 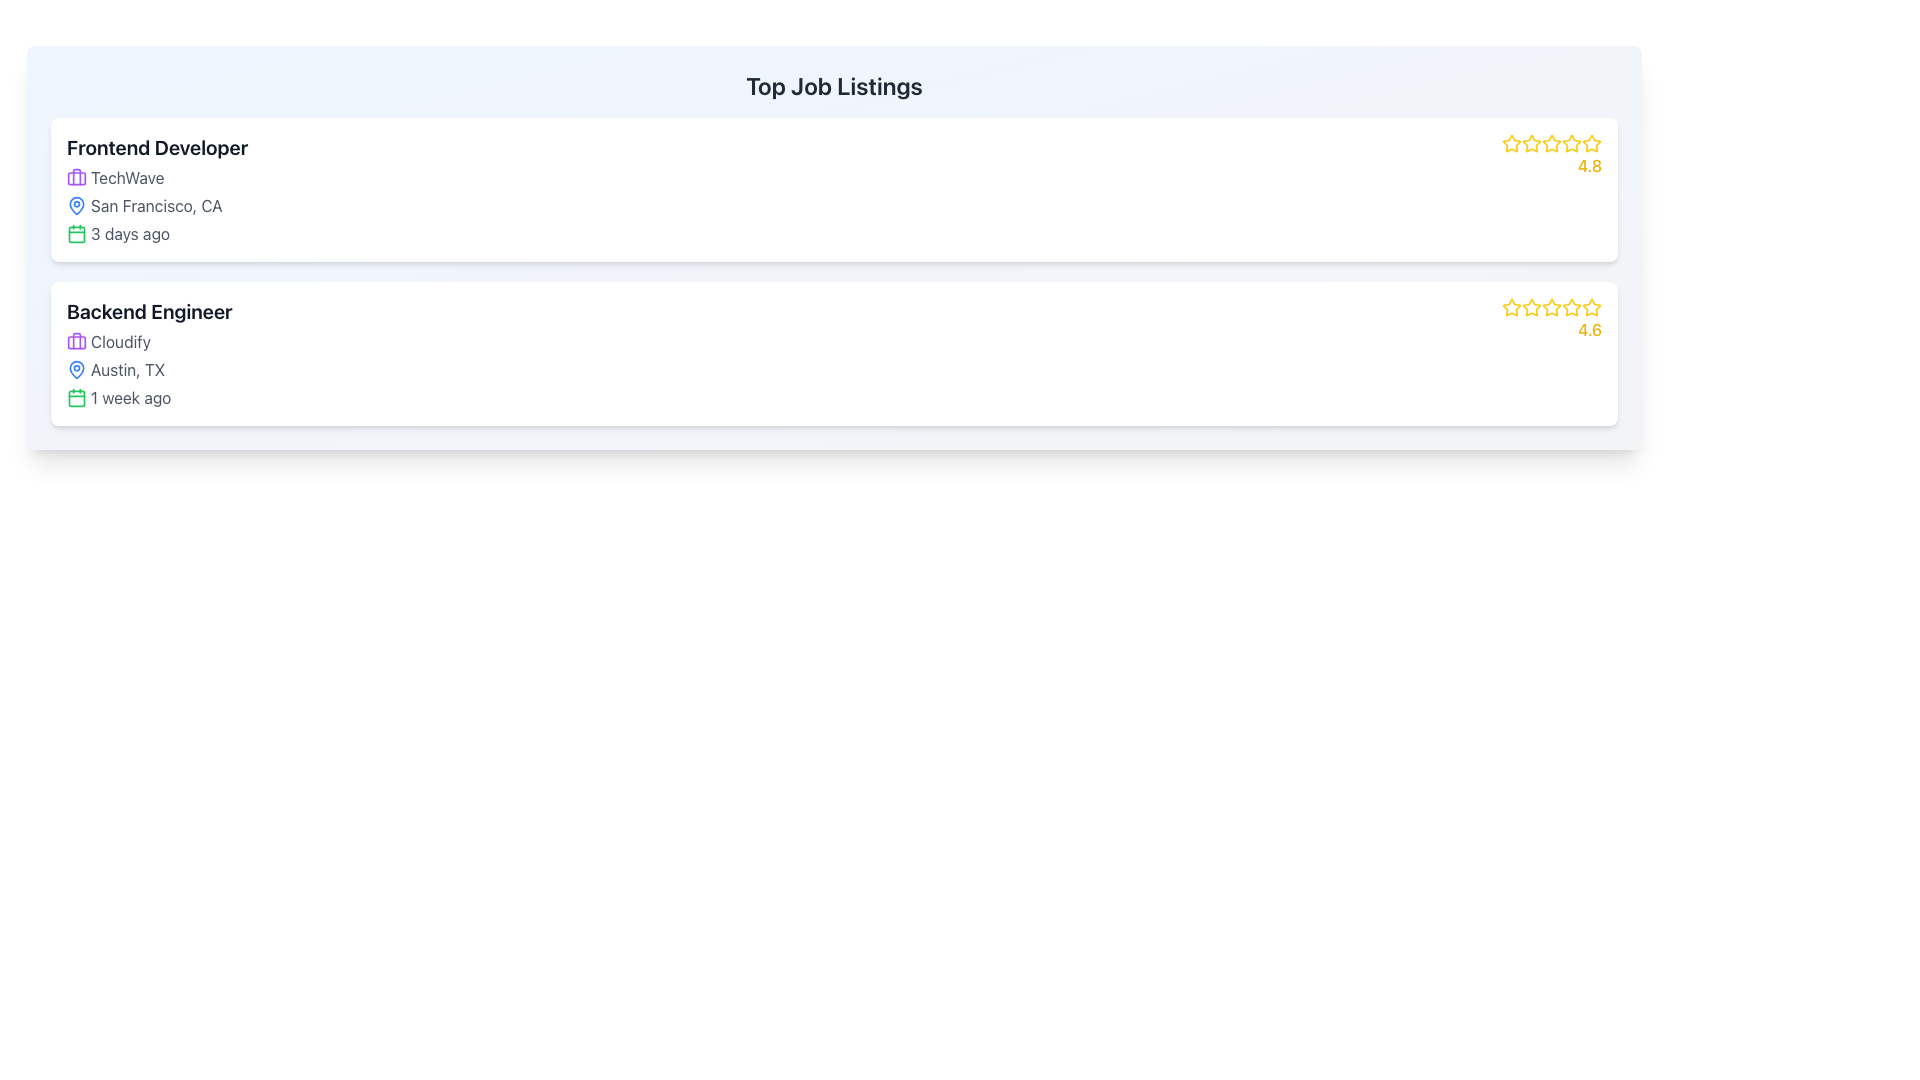 I want to click on the static text element that serves as the title of the job posting, so click(x=156, y=146).